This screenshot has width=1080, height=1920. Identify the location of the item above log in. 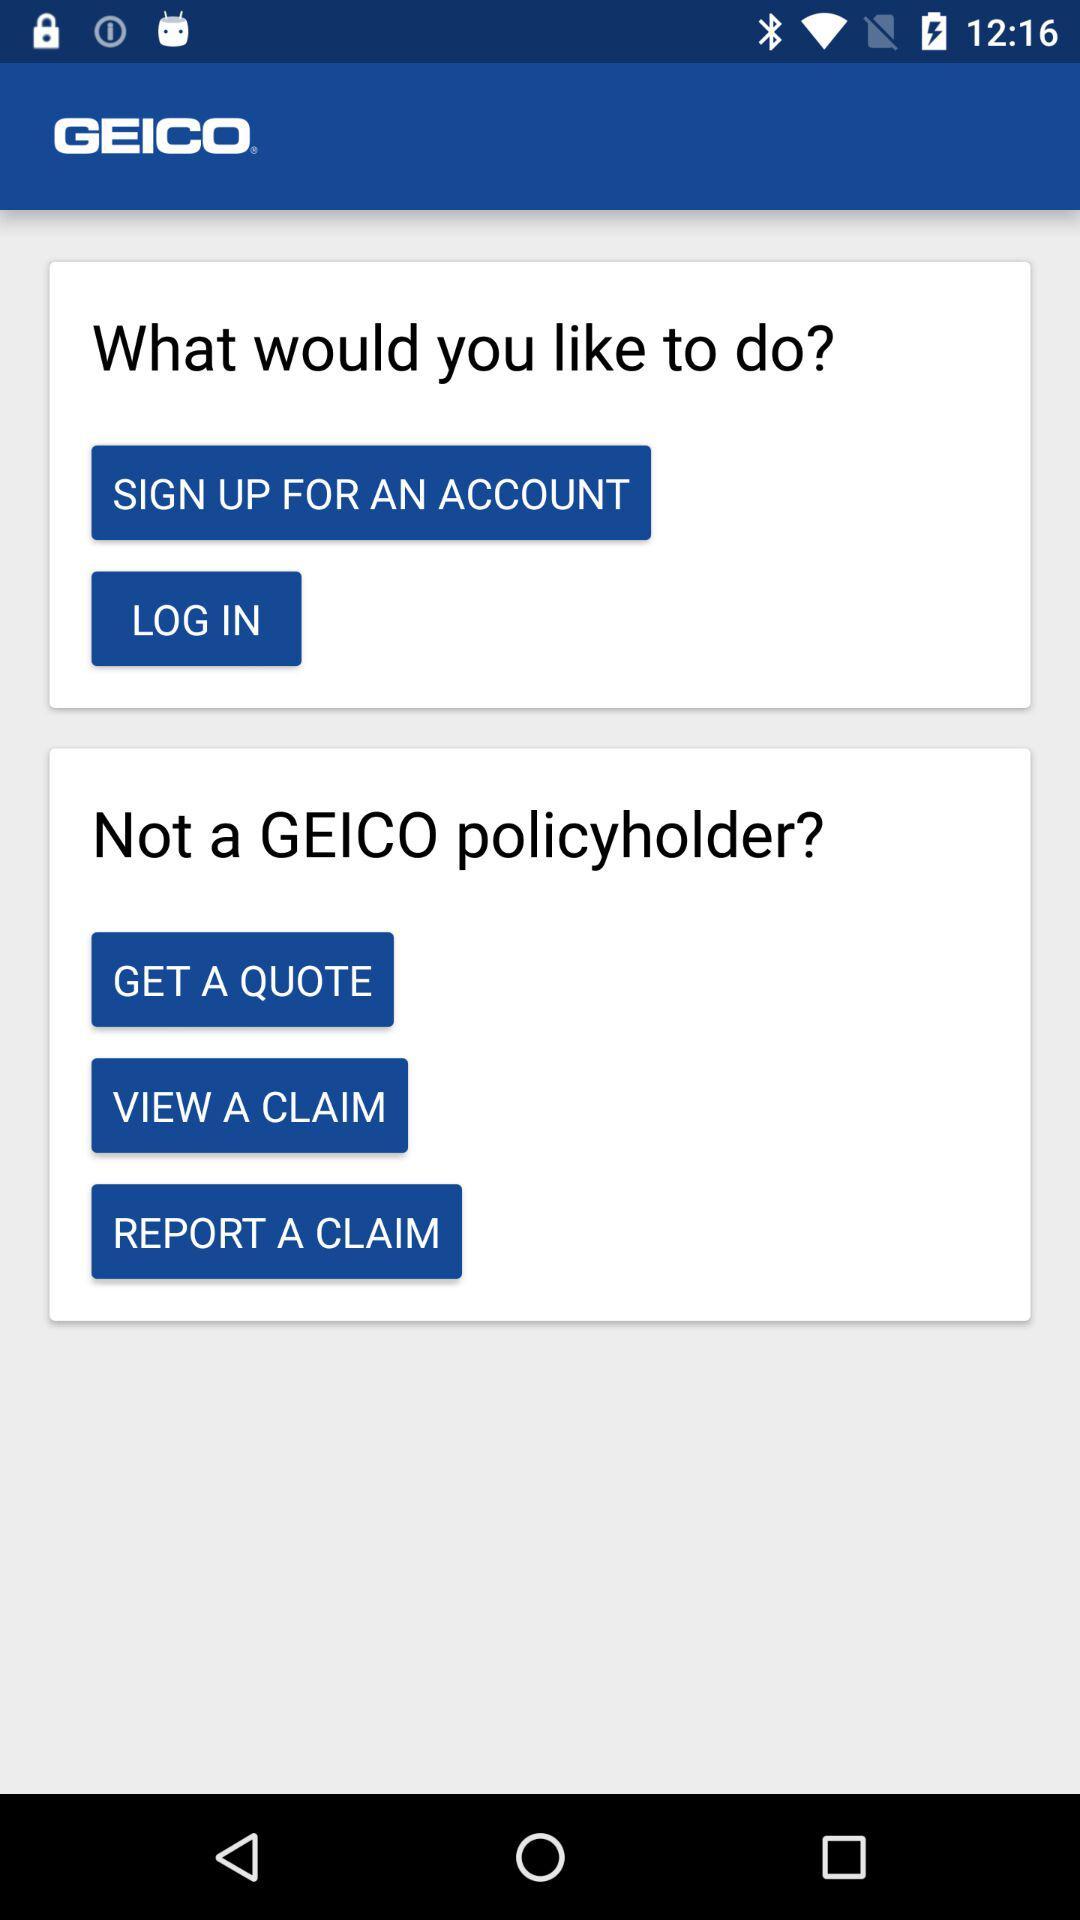
(371, 492).